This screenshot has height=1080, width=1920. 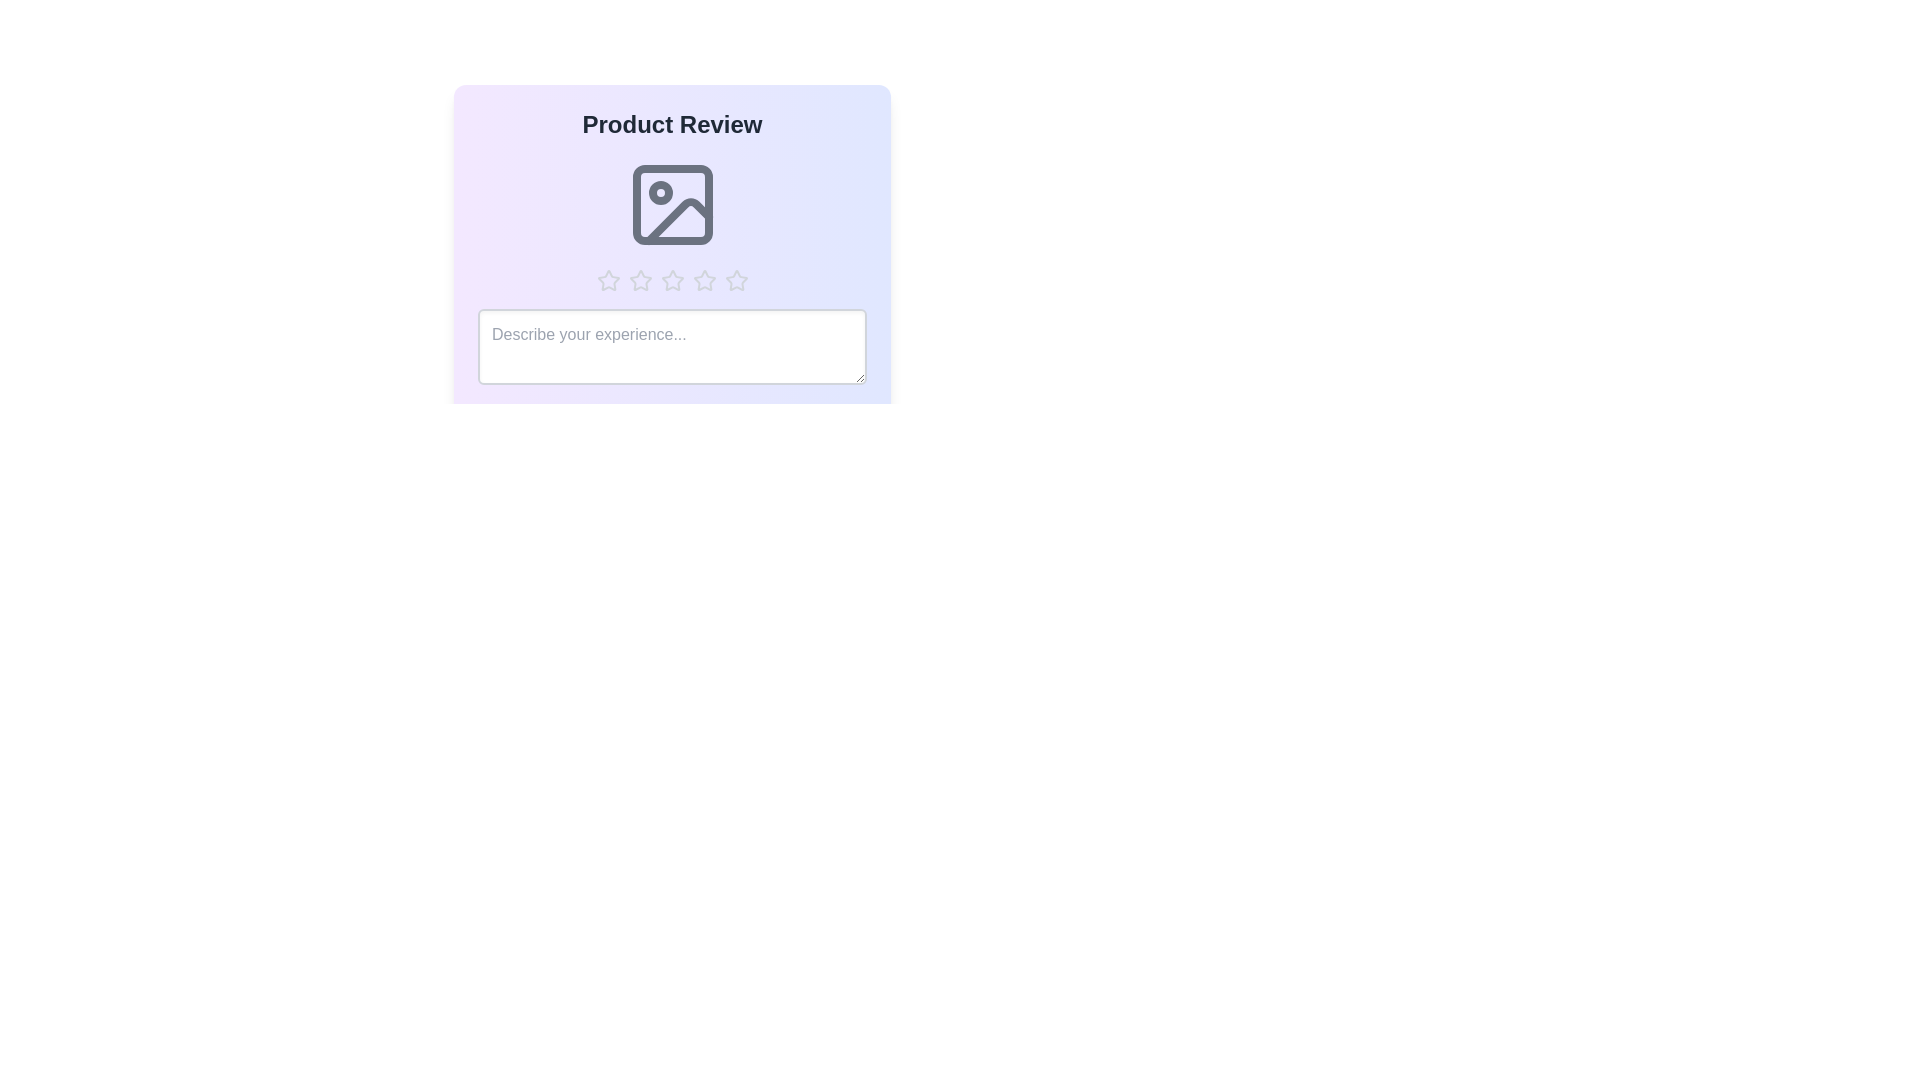 What do you see at coordinates (640, 281) in the screenshot?
I see `the star corresponding to 2 stars to preview the rating` at bounding box center [640, 281].